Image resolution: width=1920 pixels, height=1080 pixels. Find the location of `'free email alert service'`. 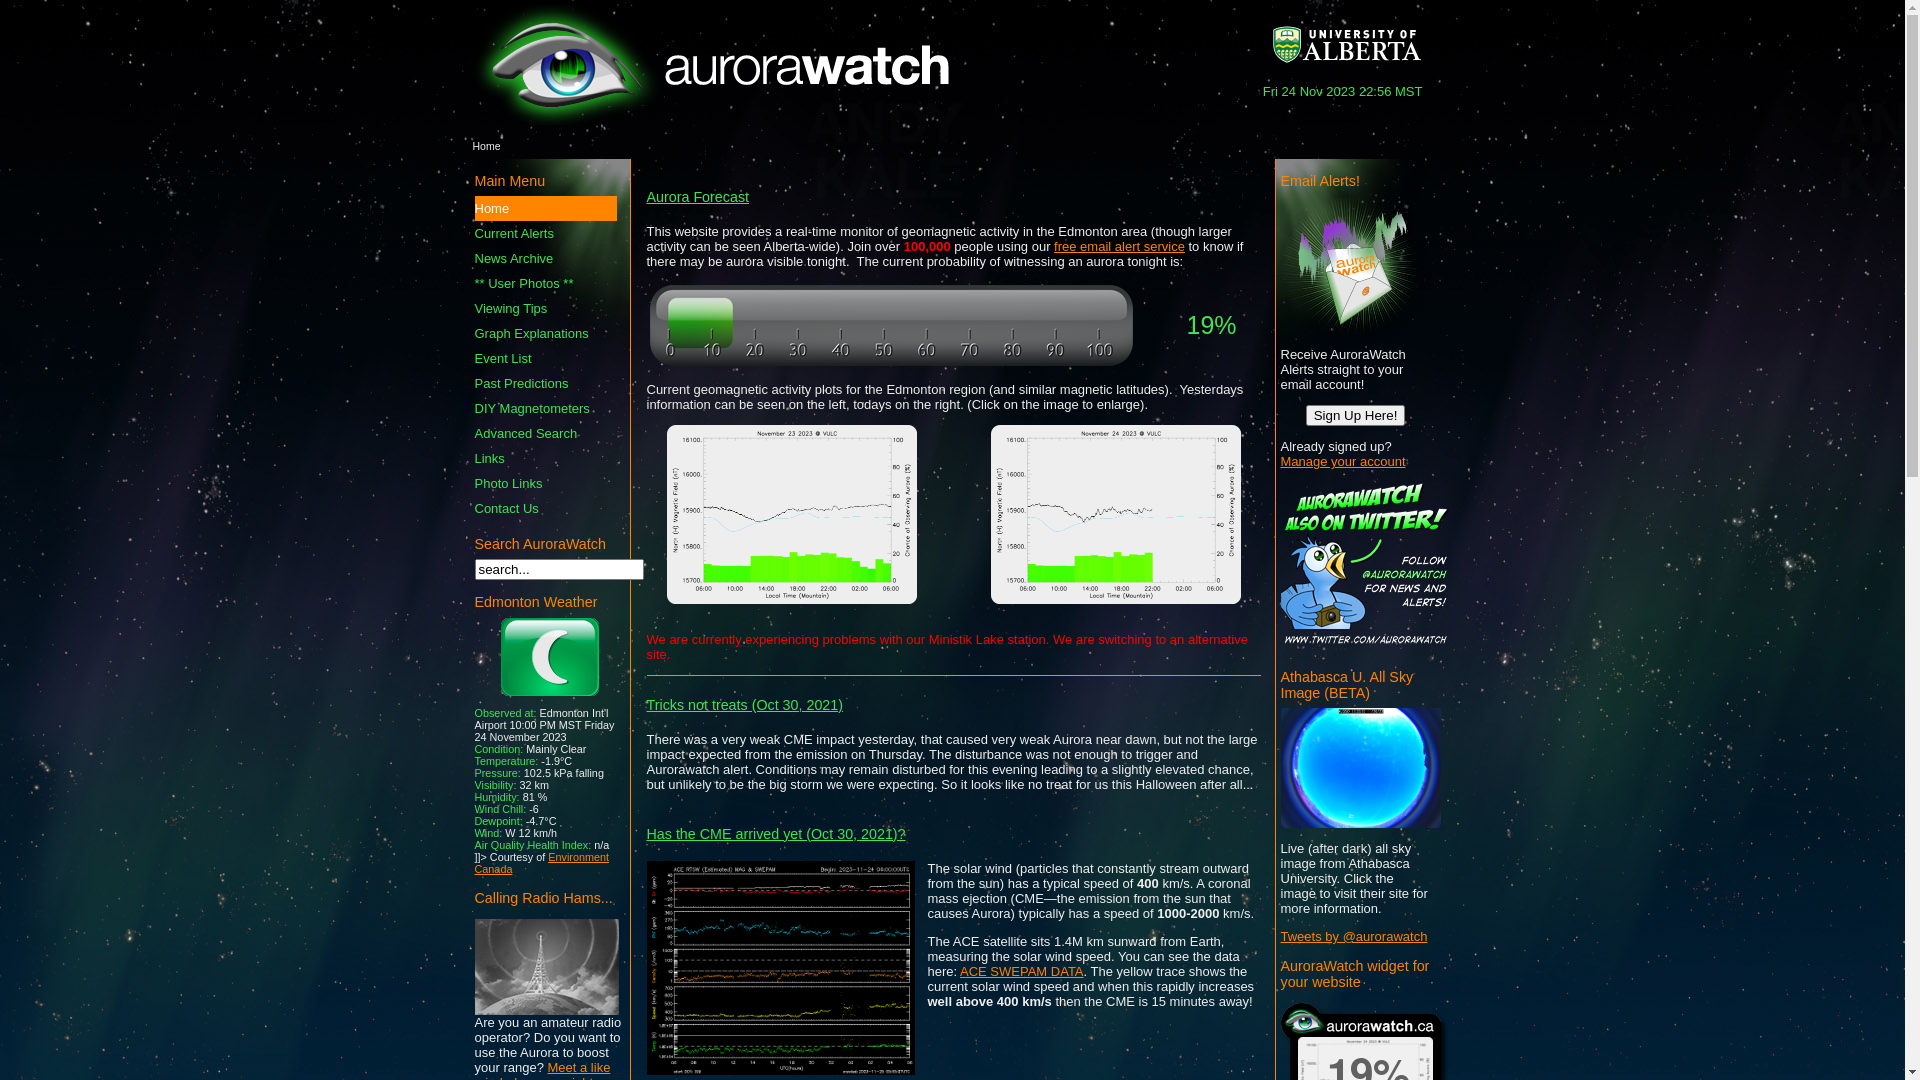

'free email alert service' is located at coordinates (1118, 245).